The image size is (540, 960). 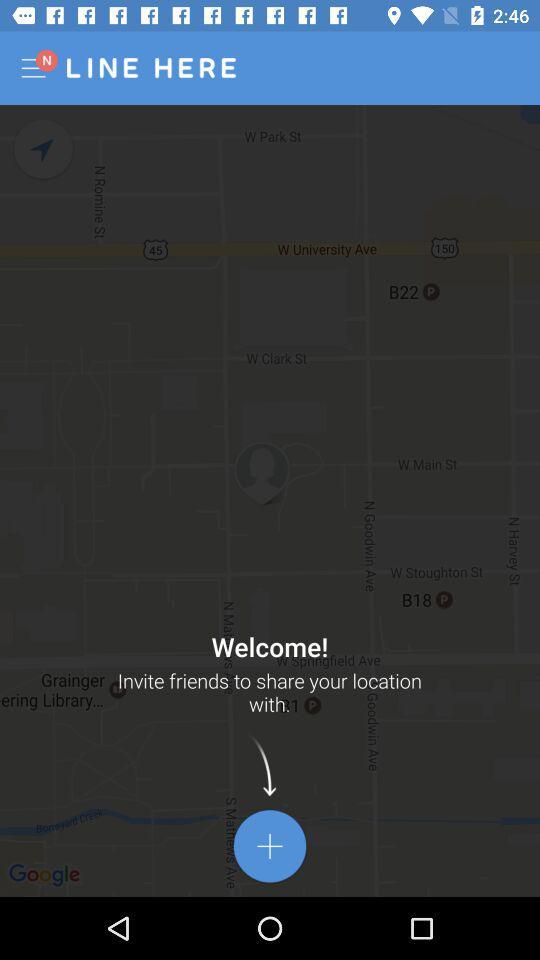 What do you see at coordinates (270, 846) in the screenshot?
I see `it` at bounding box center [270, 846].